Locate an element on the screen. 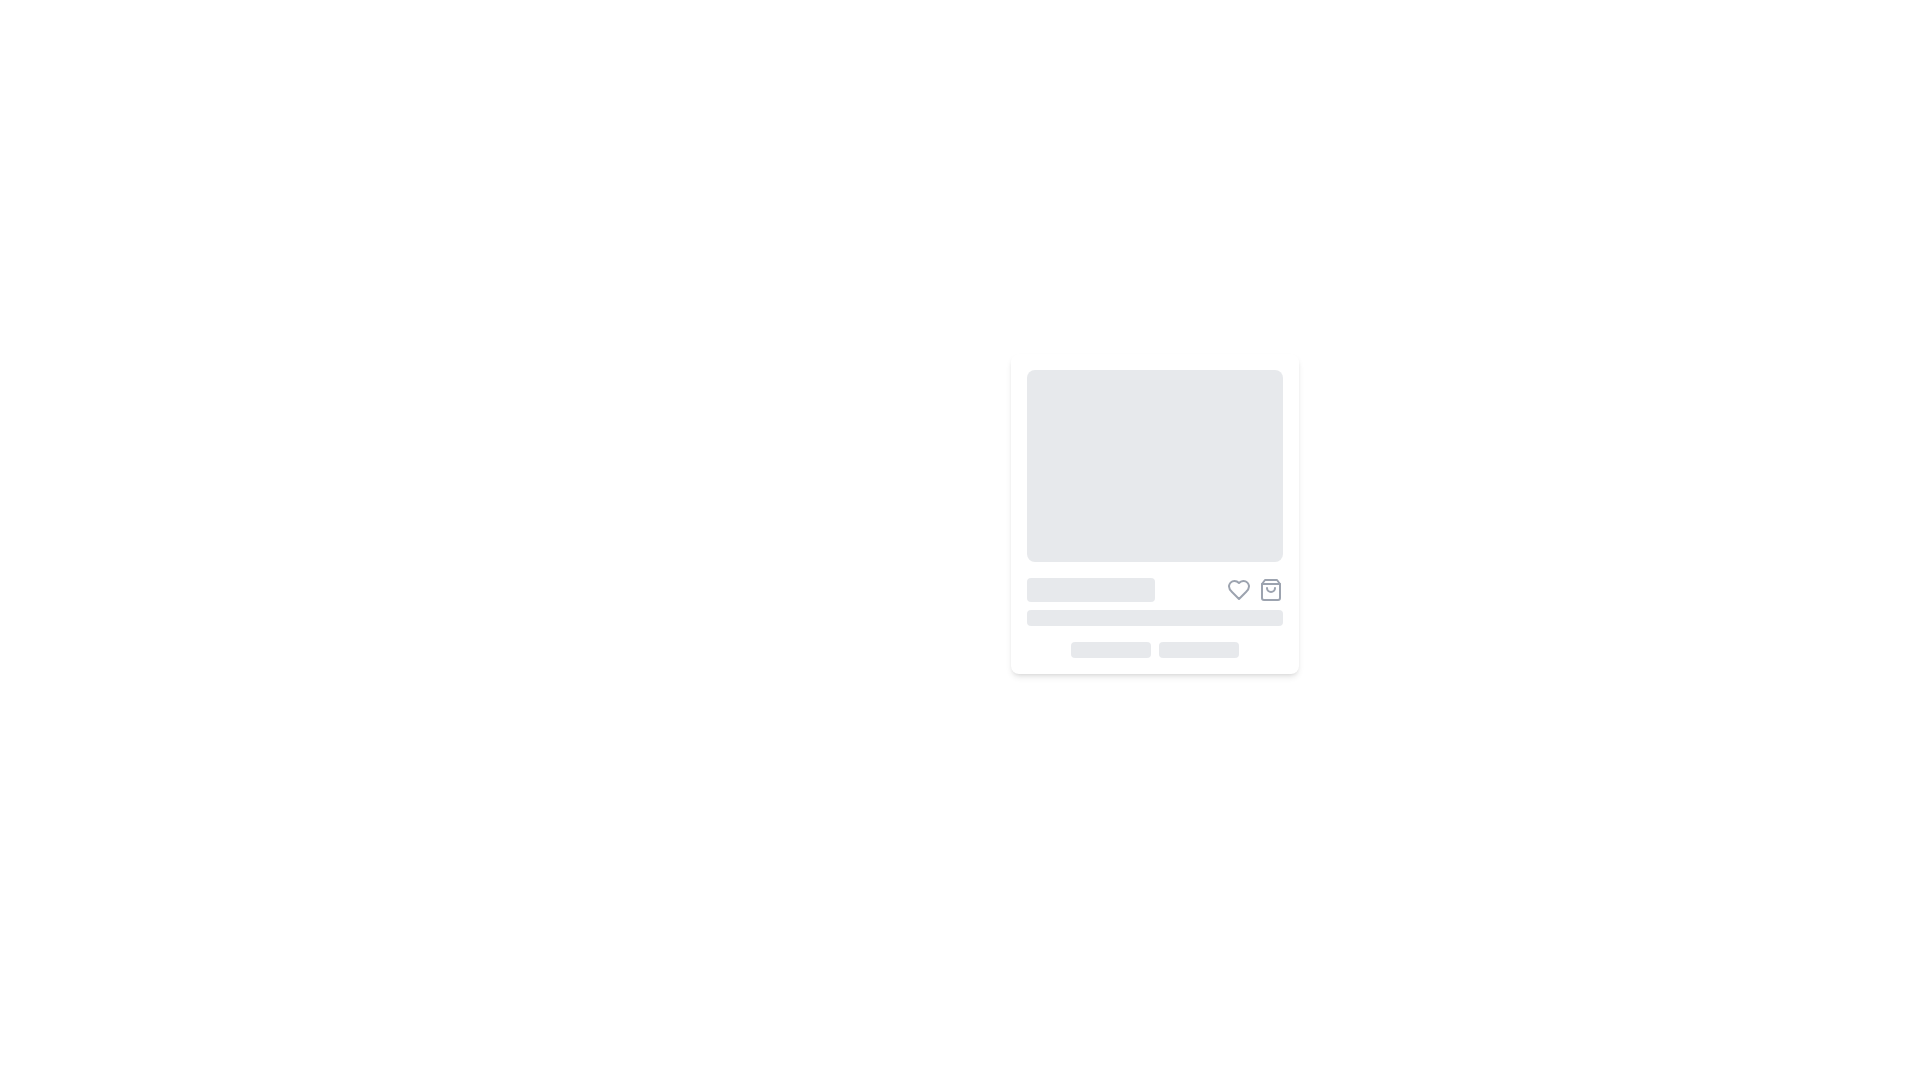  the shopping icon located in the bottom right corner of the card-like UI component is located at coordinates (1270, 589).